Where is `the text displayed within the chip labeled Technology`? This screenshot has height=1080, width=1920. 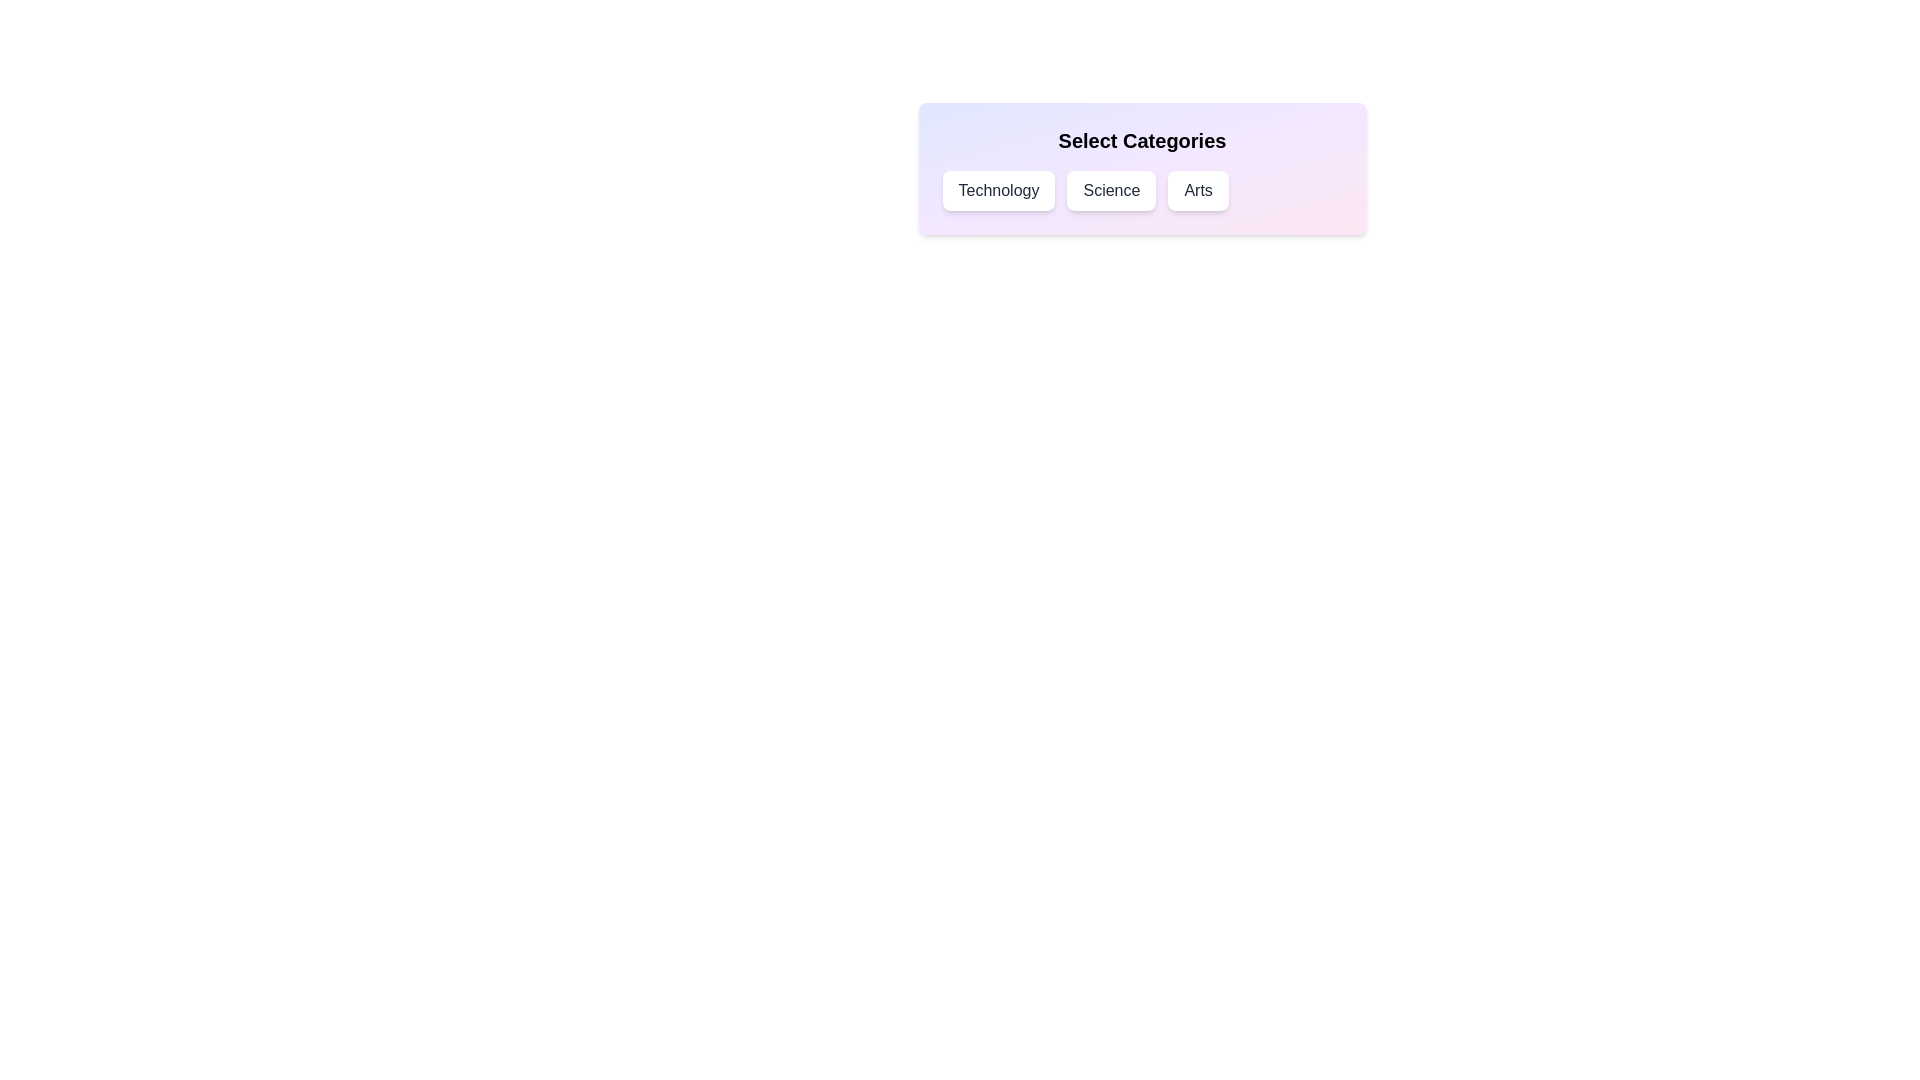
the text displayed within the chip labeled Technology is located at coordinates (998, 191).